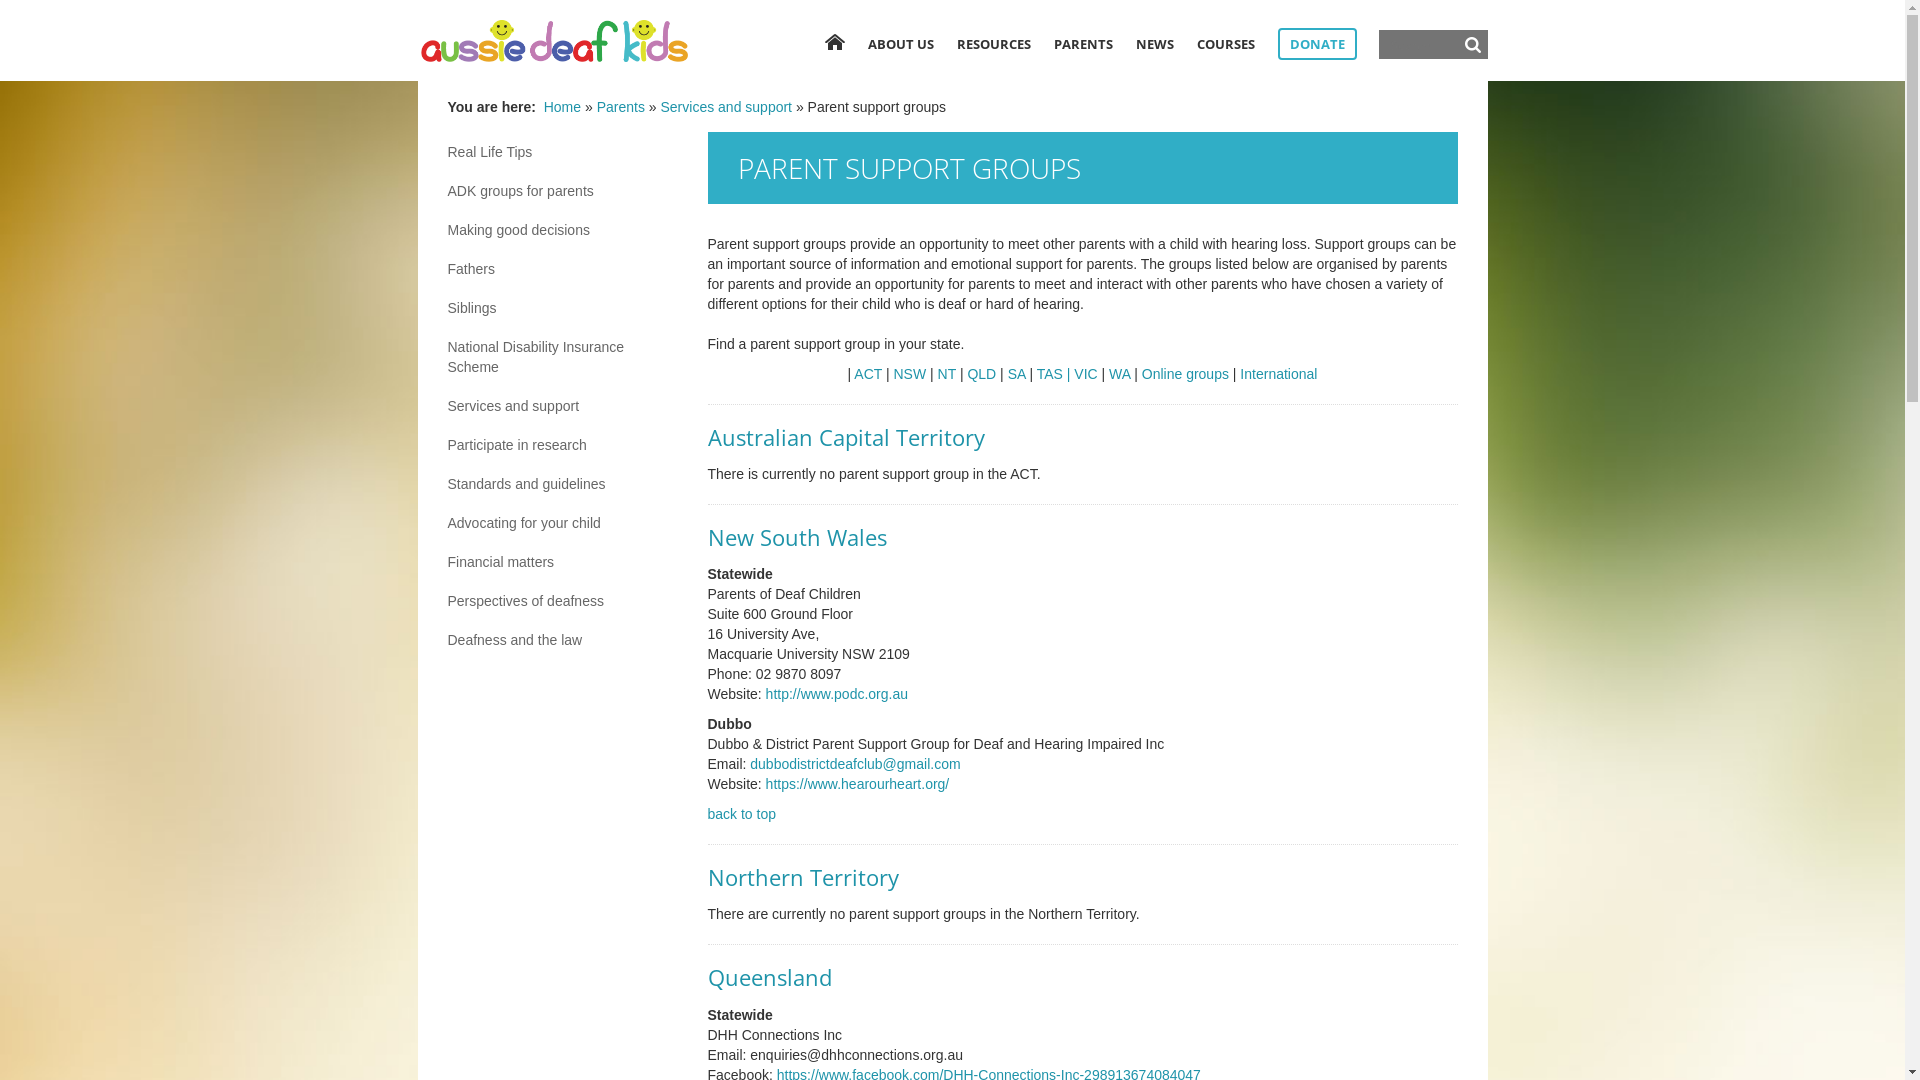  What do you see at coordinates (1036, 374) in the screenshot?
I see `'TAS |'` at bounding box center [1036, 374].